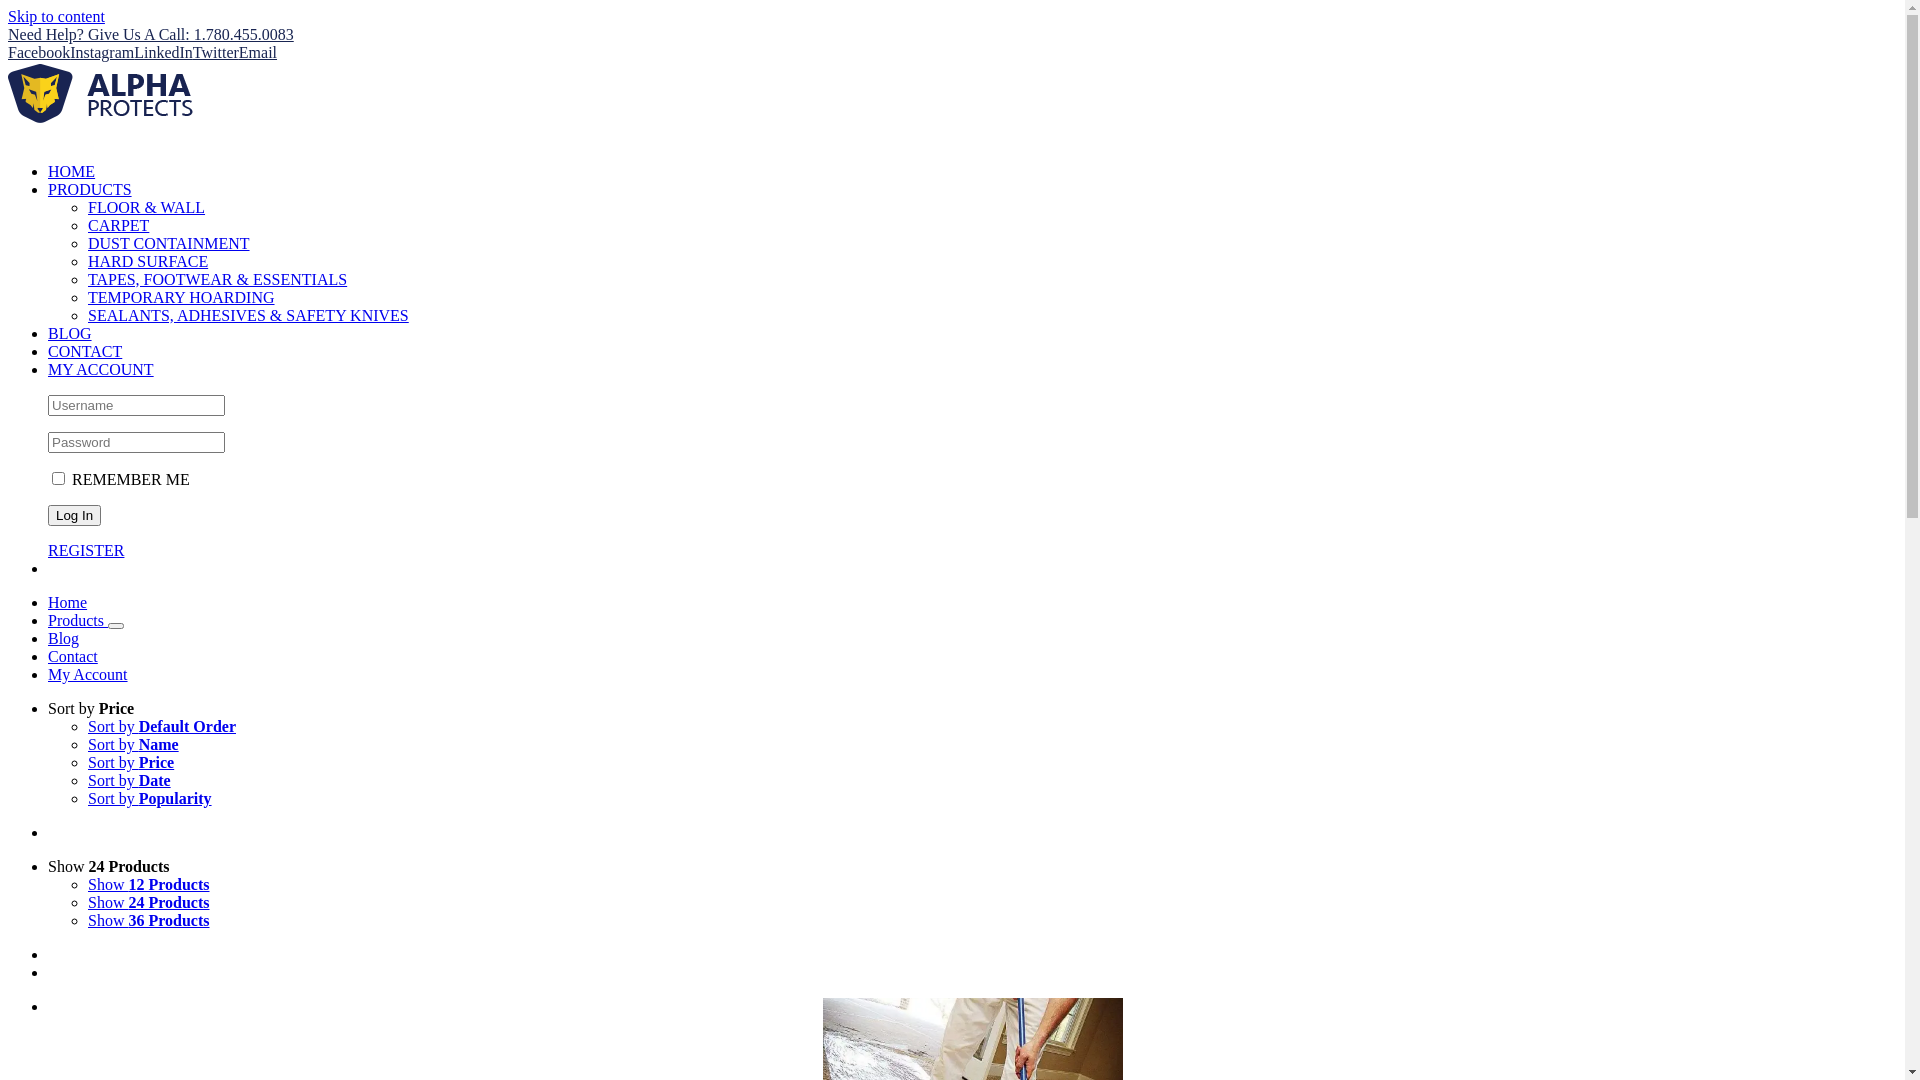 This screenshot has width=1920, height=1080. What do you see at coordinates (71, 170) in the screenshot?
I see `'HOME'` at bounding box center [71, 170].